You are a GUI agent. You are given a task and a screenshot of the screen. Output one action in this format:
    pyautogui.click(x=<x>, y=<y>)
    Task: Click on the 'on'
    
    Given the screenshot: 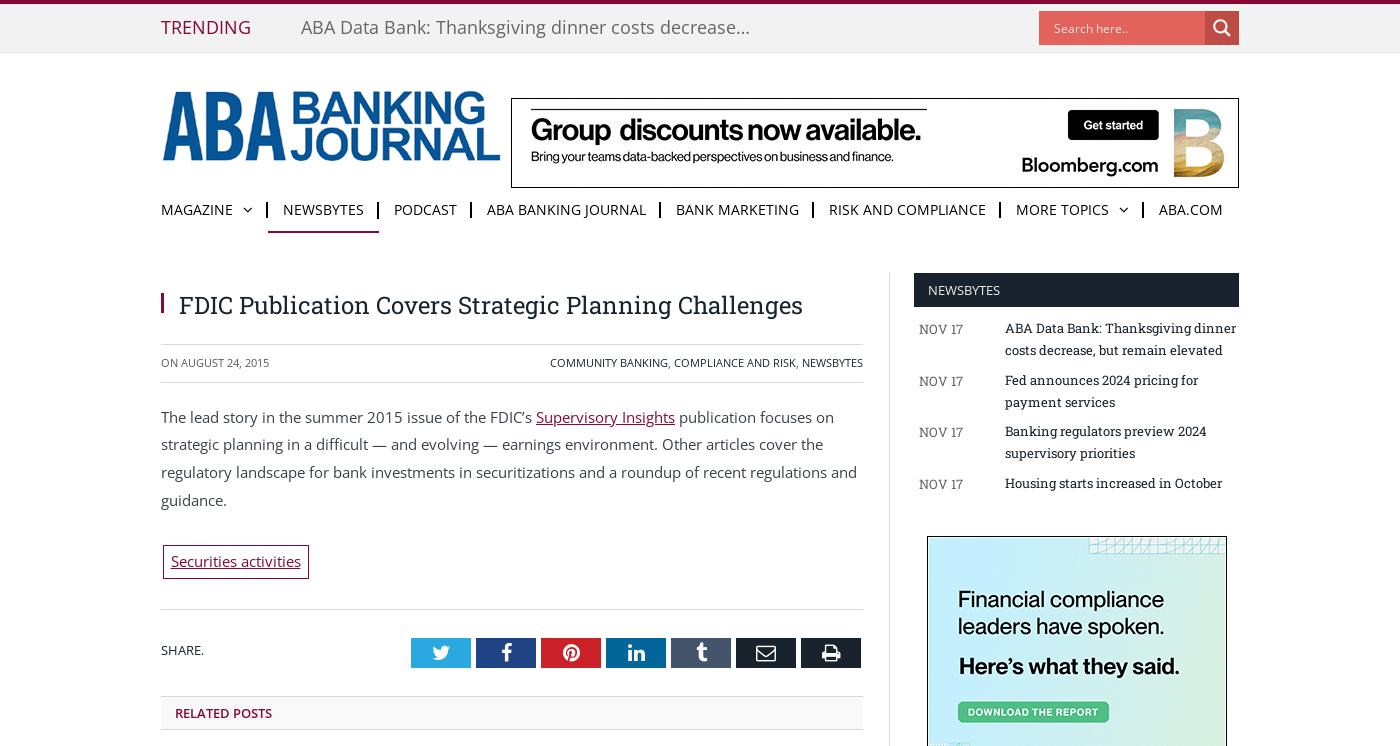 What is the action you would take?
    pyautogui.click(x=170, y=361)
    